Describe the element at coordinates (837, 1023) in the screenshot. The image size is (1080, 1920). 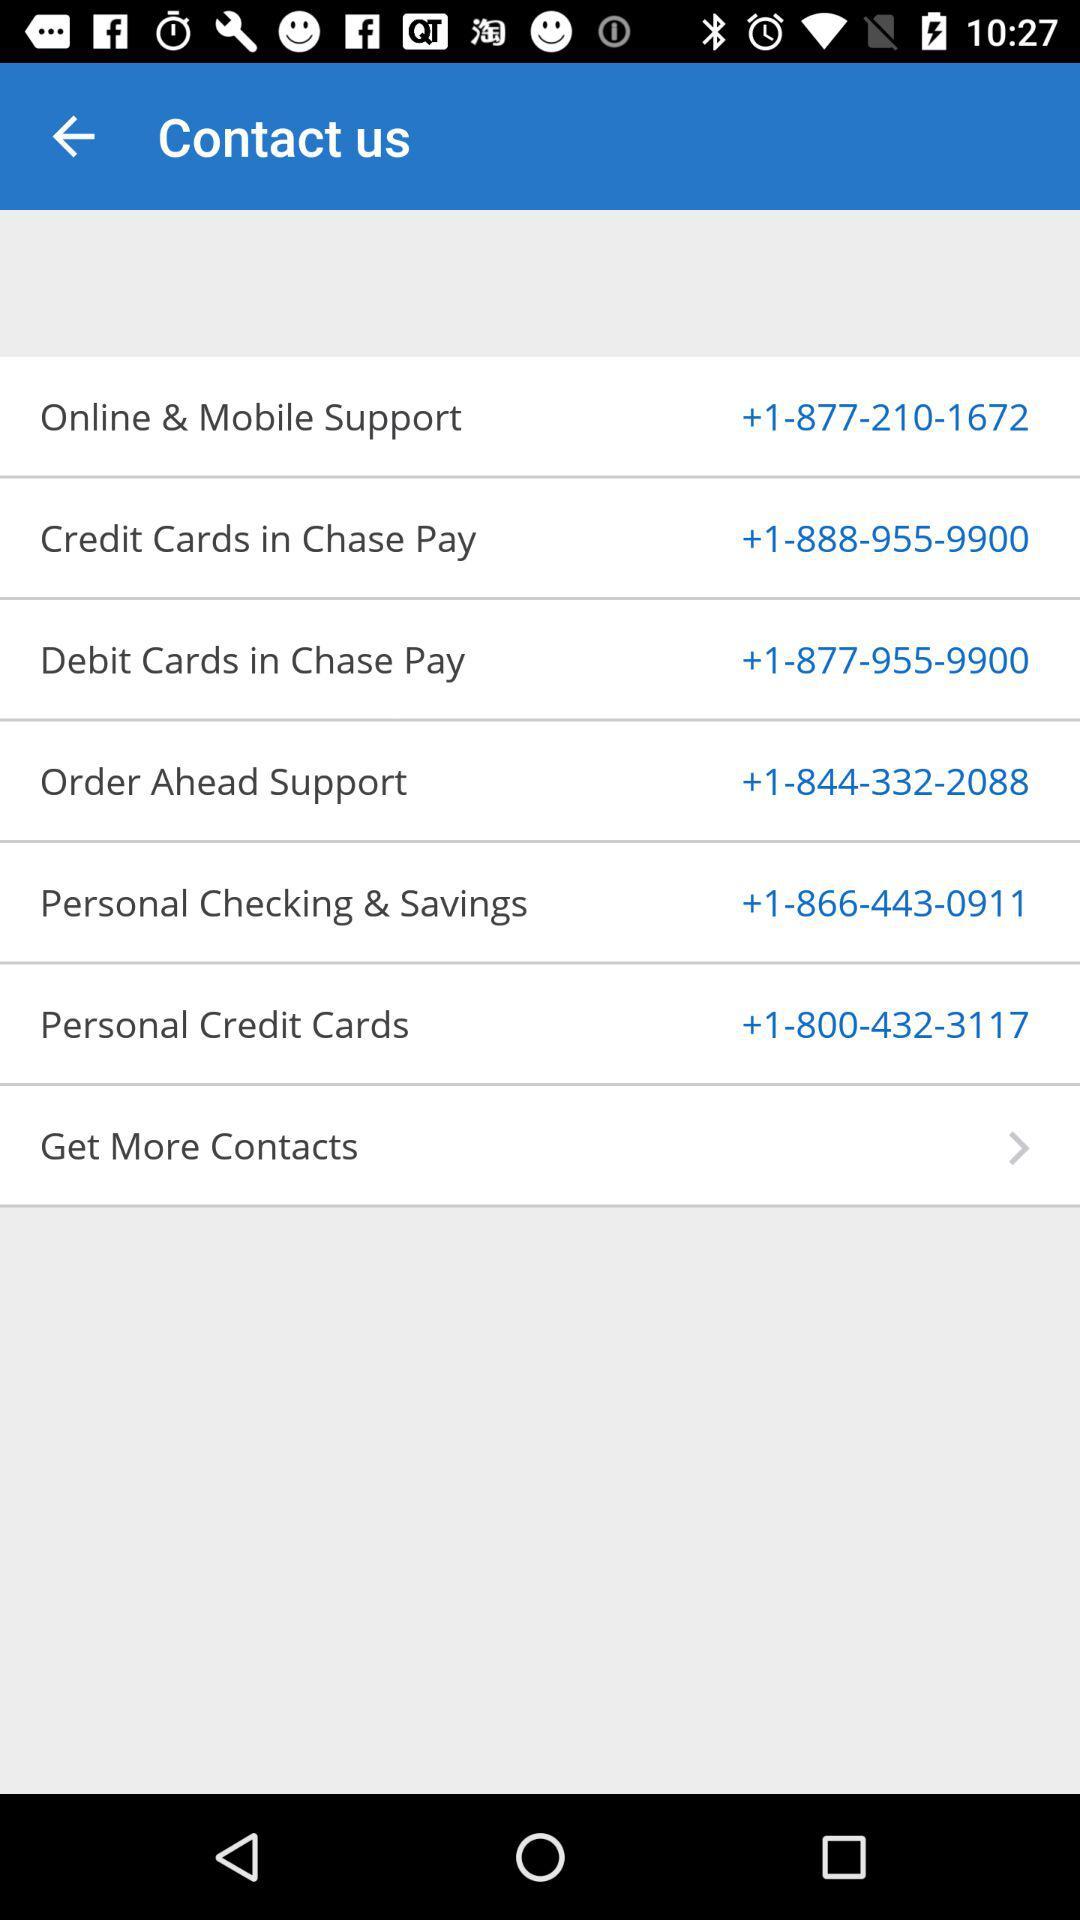
I see `icon to the right of personal credit cards icon` at that location.